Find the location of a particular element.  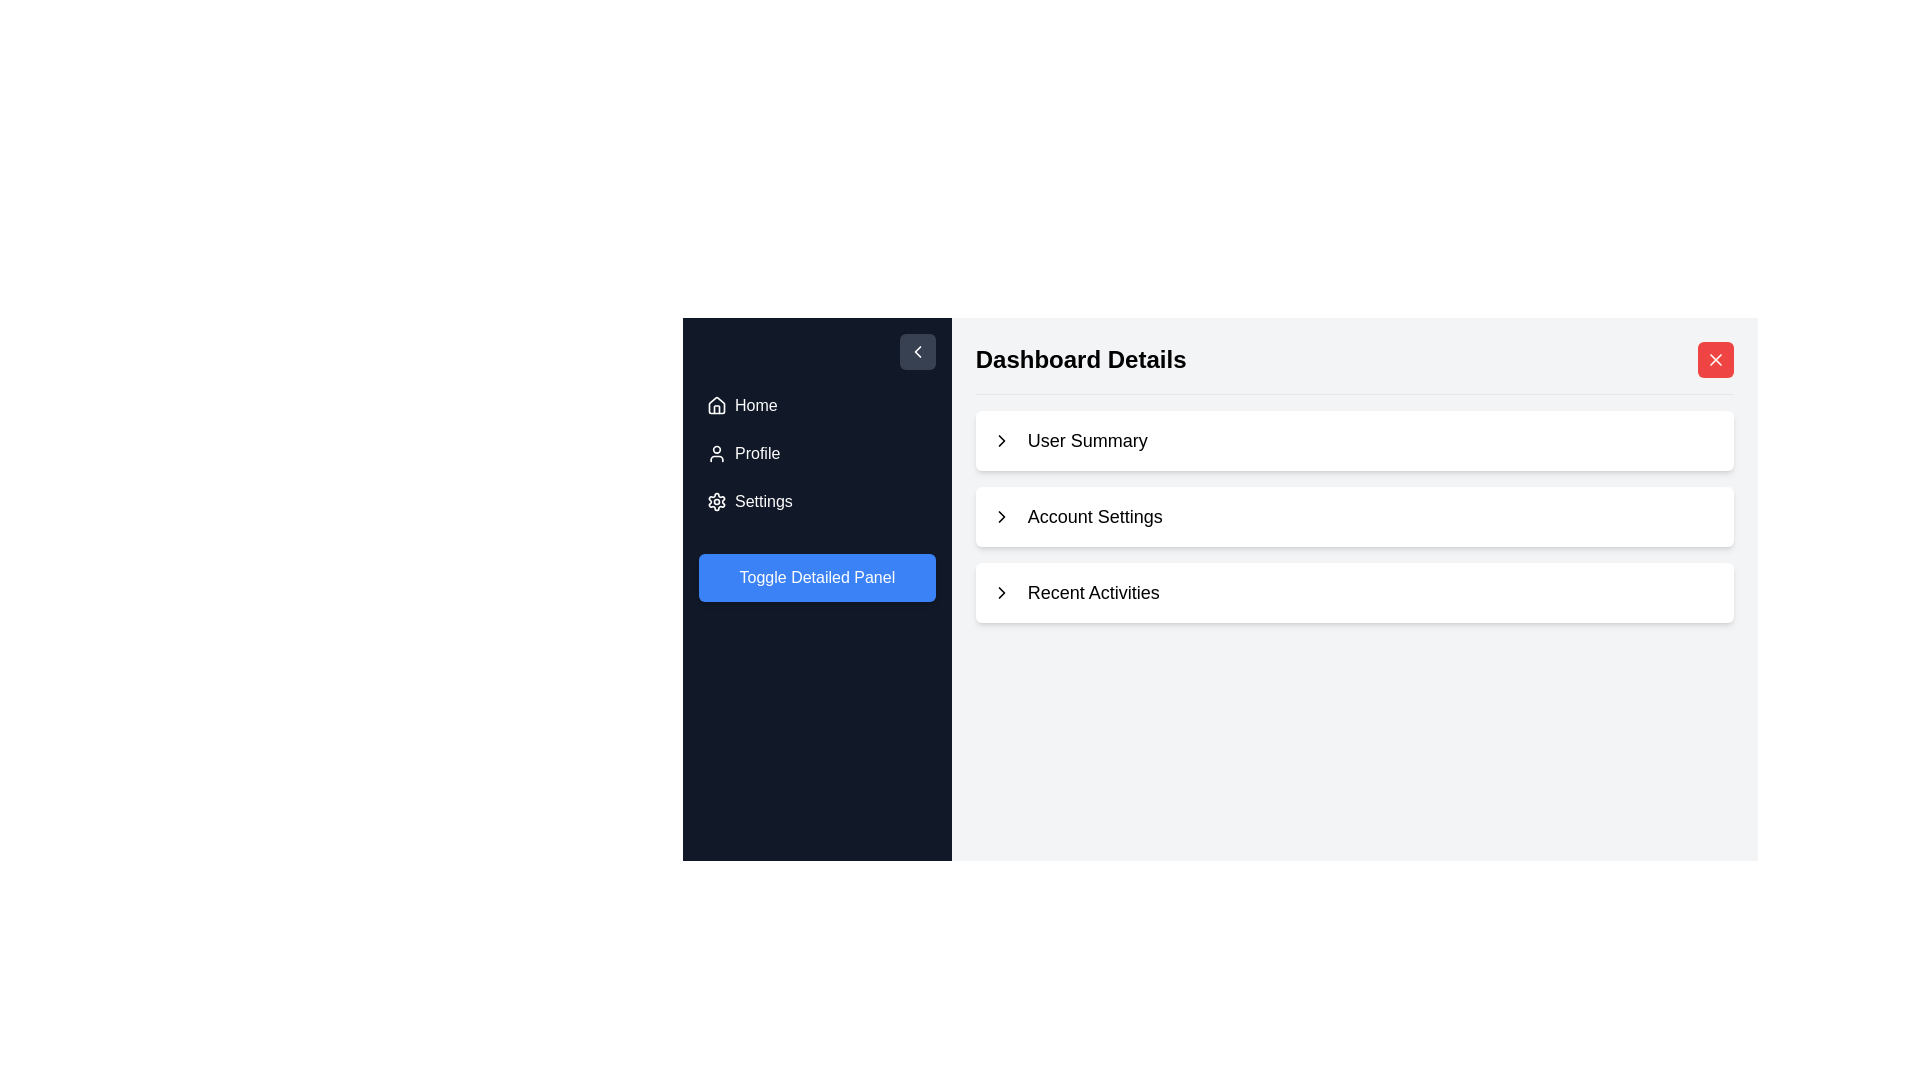

the blue rectangular button labeled 'Toggle Detailed Panel' is located at coordinates (817, 578).